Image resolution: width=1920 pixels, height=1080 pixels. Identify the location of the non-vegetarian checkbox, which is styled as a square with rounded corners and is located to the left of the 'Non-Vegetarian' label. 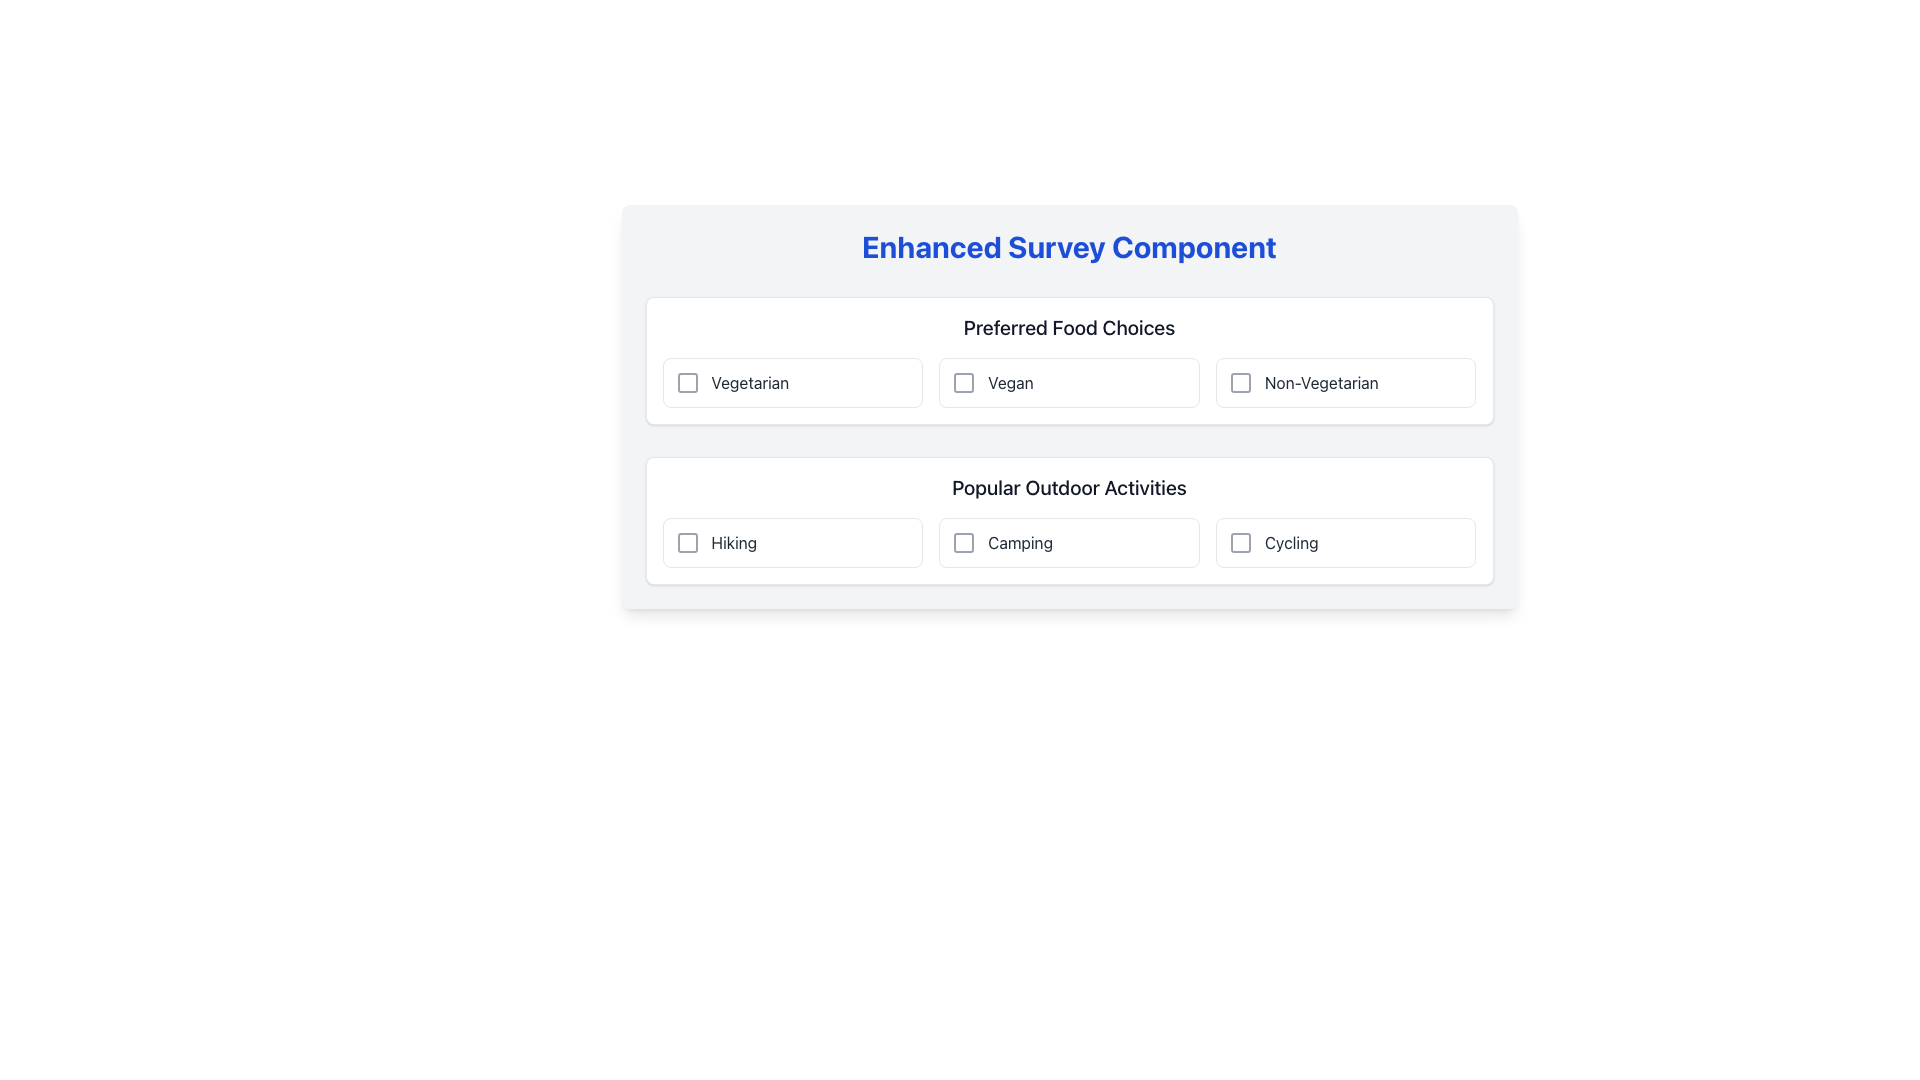
(1239, 382).